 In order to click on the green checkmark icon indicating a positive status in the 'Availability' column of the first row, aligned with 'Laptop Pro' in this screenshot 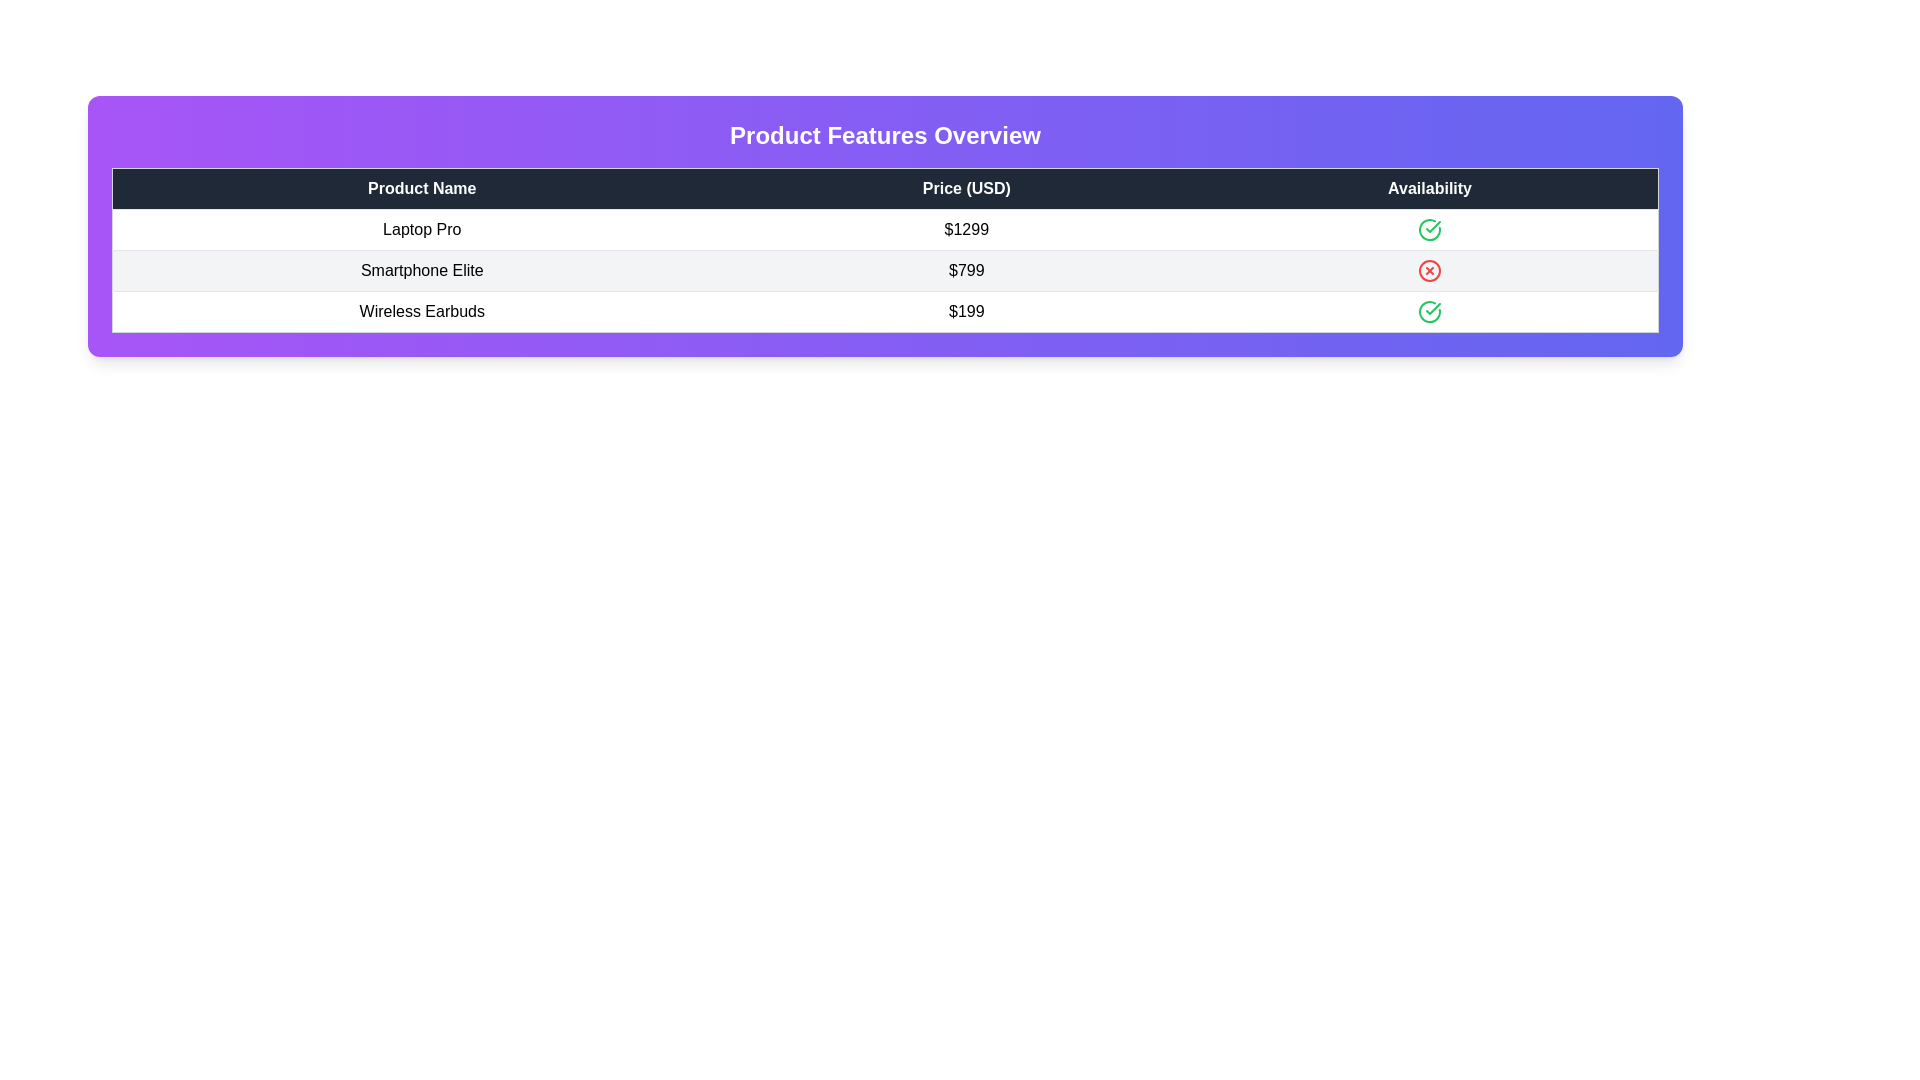, I will do `click(1432, 308)`.